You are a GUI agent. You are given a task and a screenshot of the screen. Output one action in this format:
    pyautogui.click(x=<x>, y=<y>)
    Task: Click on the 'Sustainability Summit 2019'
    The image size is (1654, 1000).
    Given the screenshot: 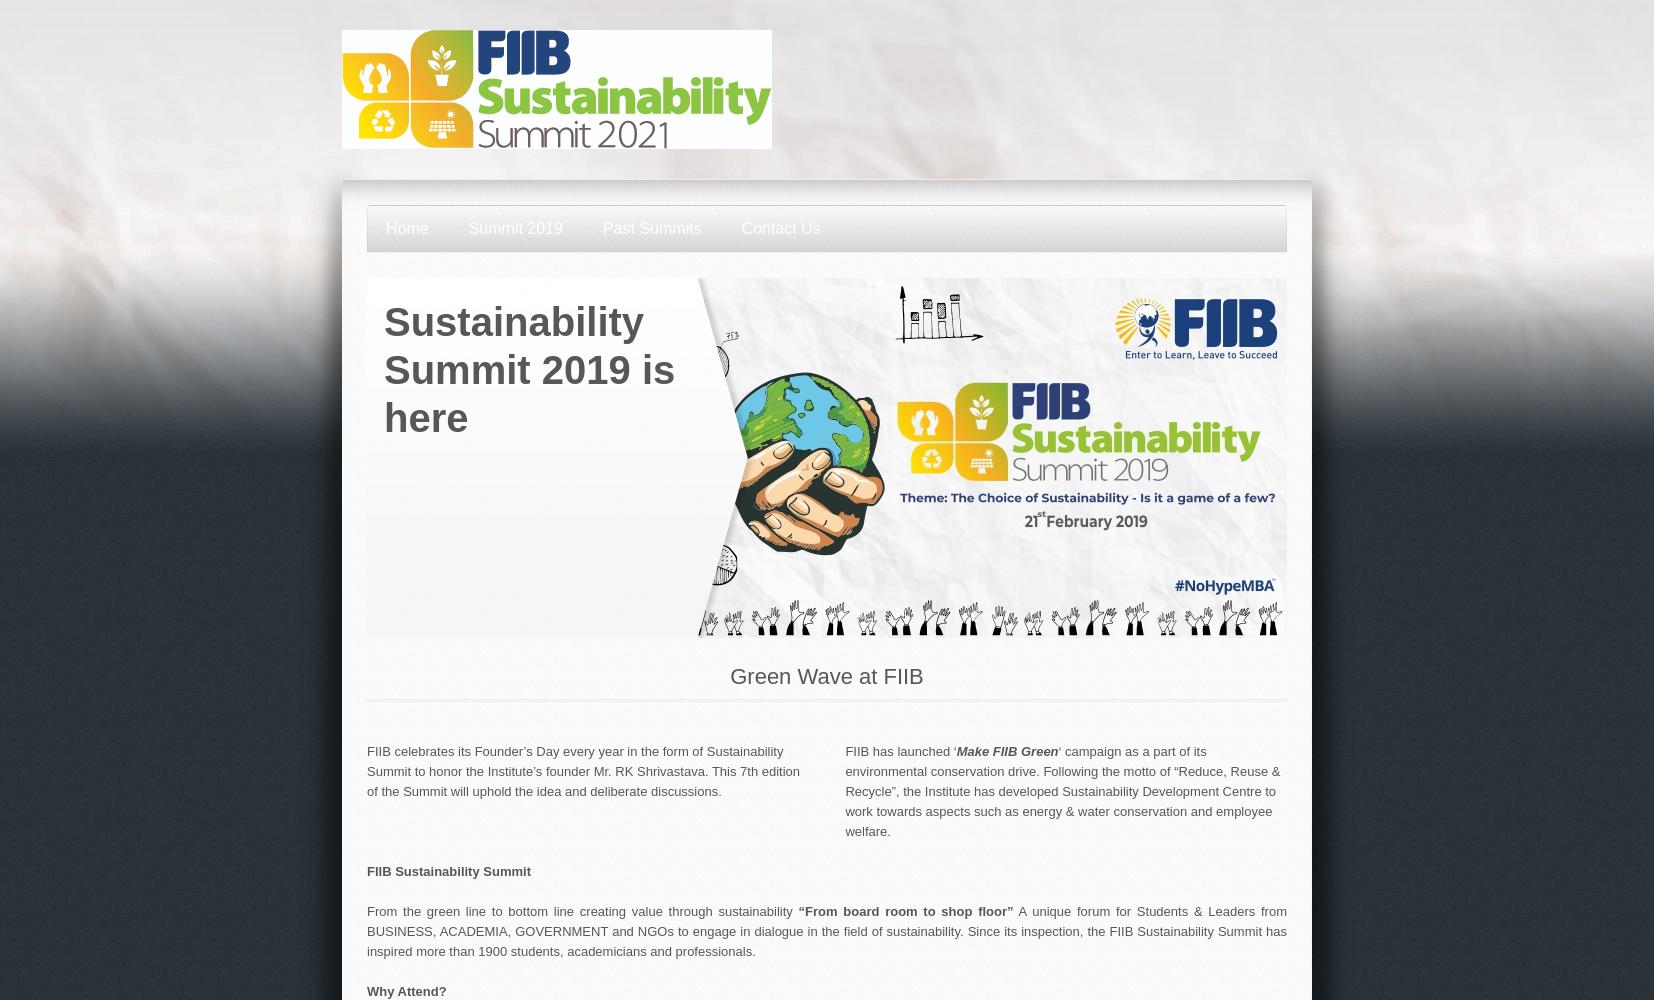 What is the action you would take?
    pyautogui.click(x=514, y=345)
    